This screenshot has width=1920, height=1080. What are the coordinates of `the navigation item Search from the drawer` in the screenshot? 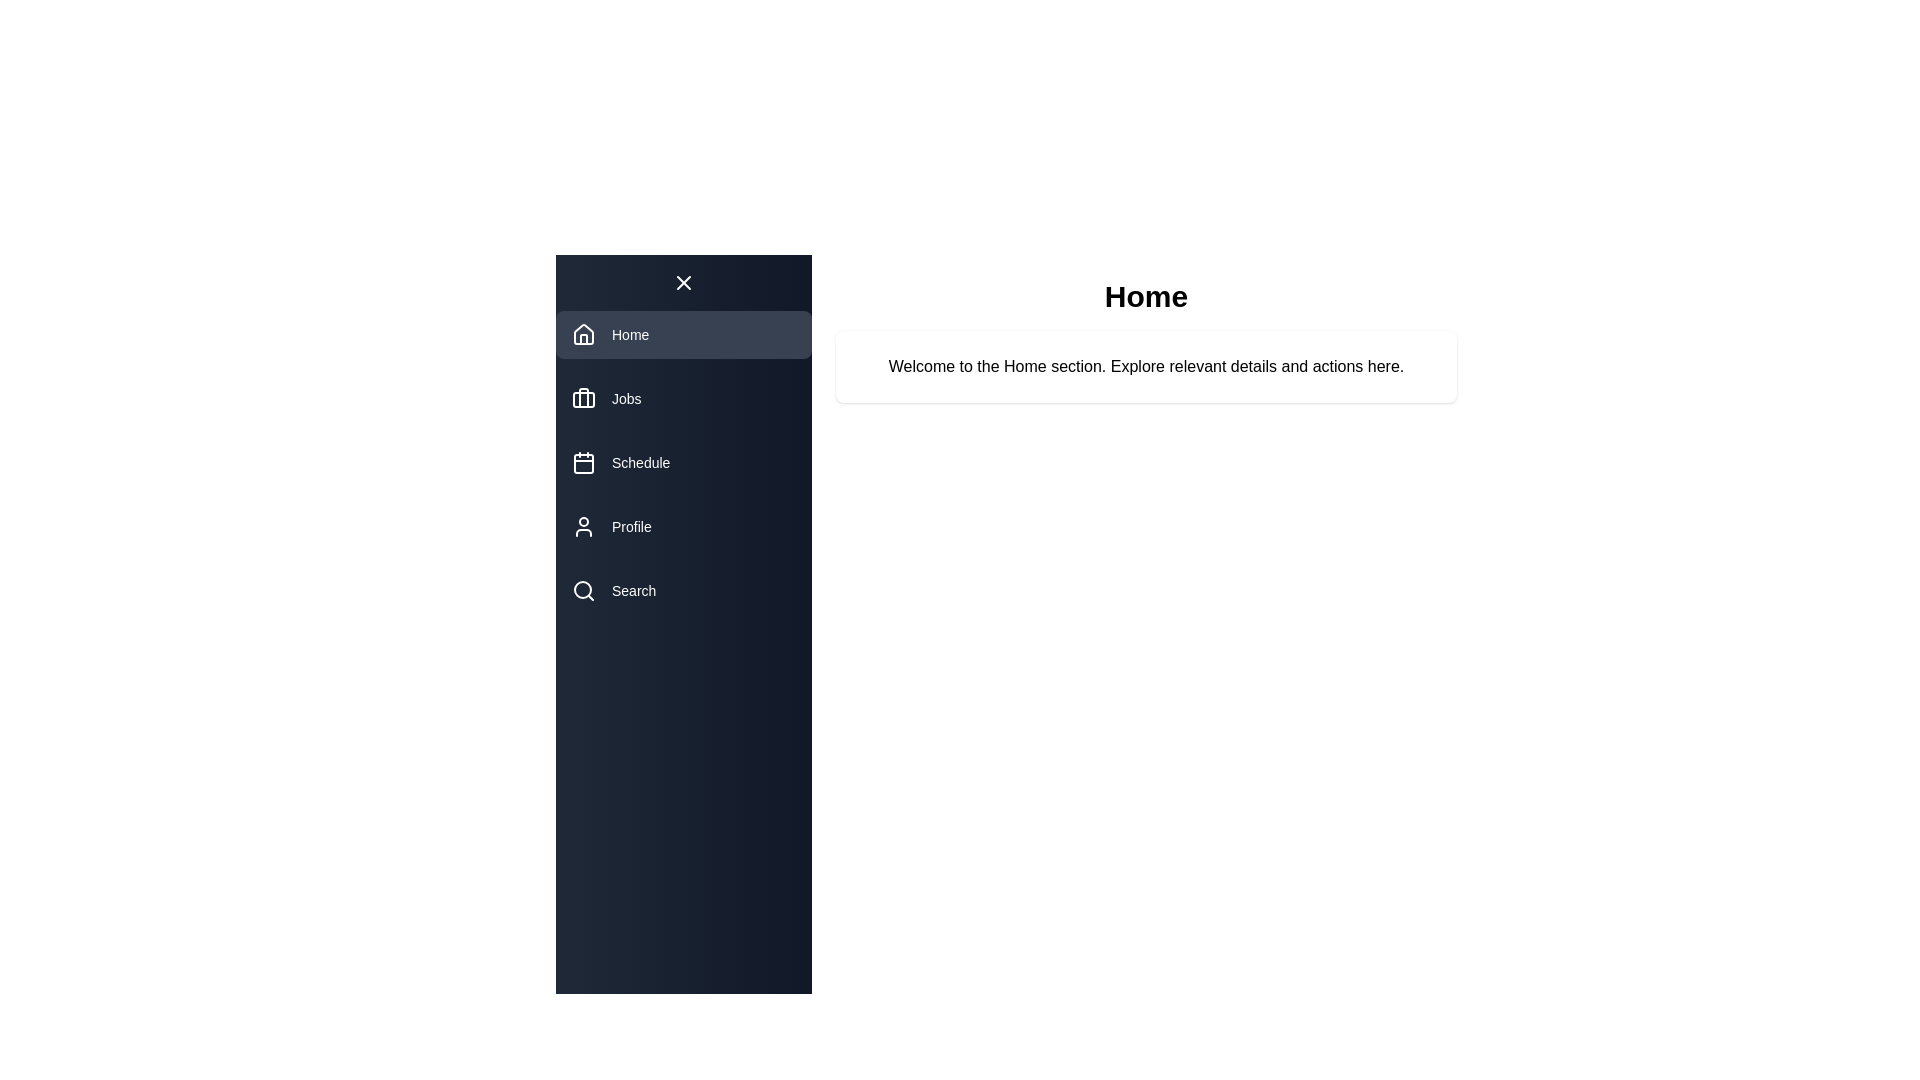 It's located at (684, 589).